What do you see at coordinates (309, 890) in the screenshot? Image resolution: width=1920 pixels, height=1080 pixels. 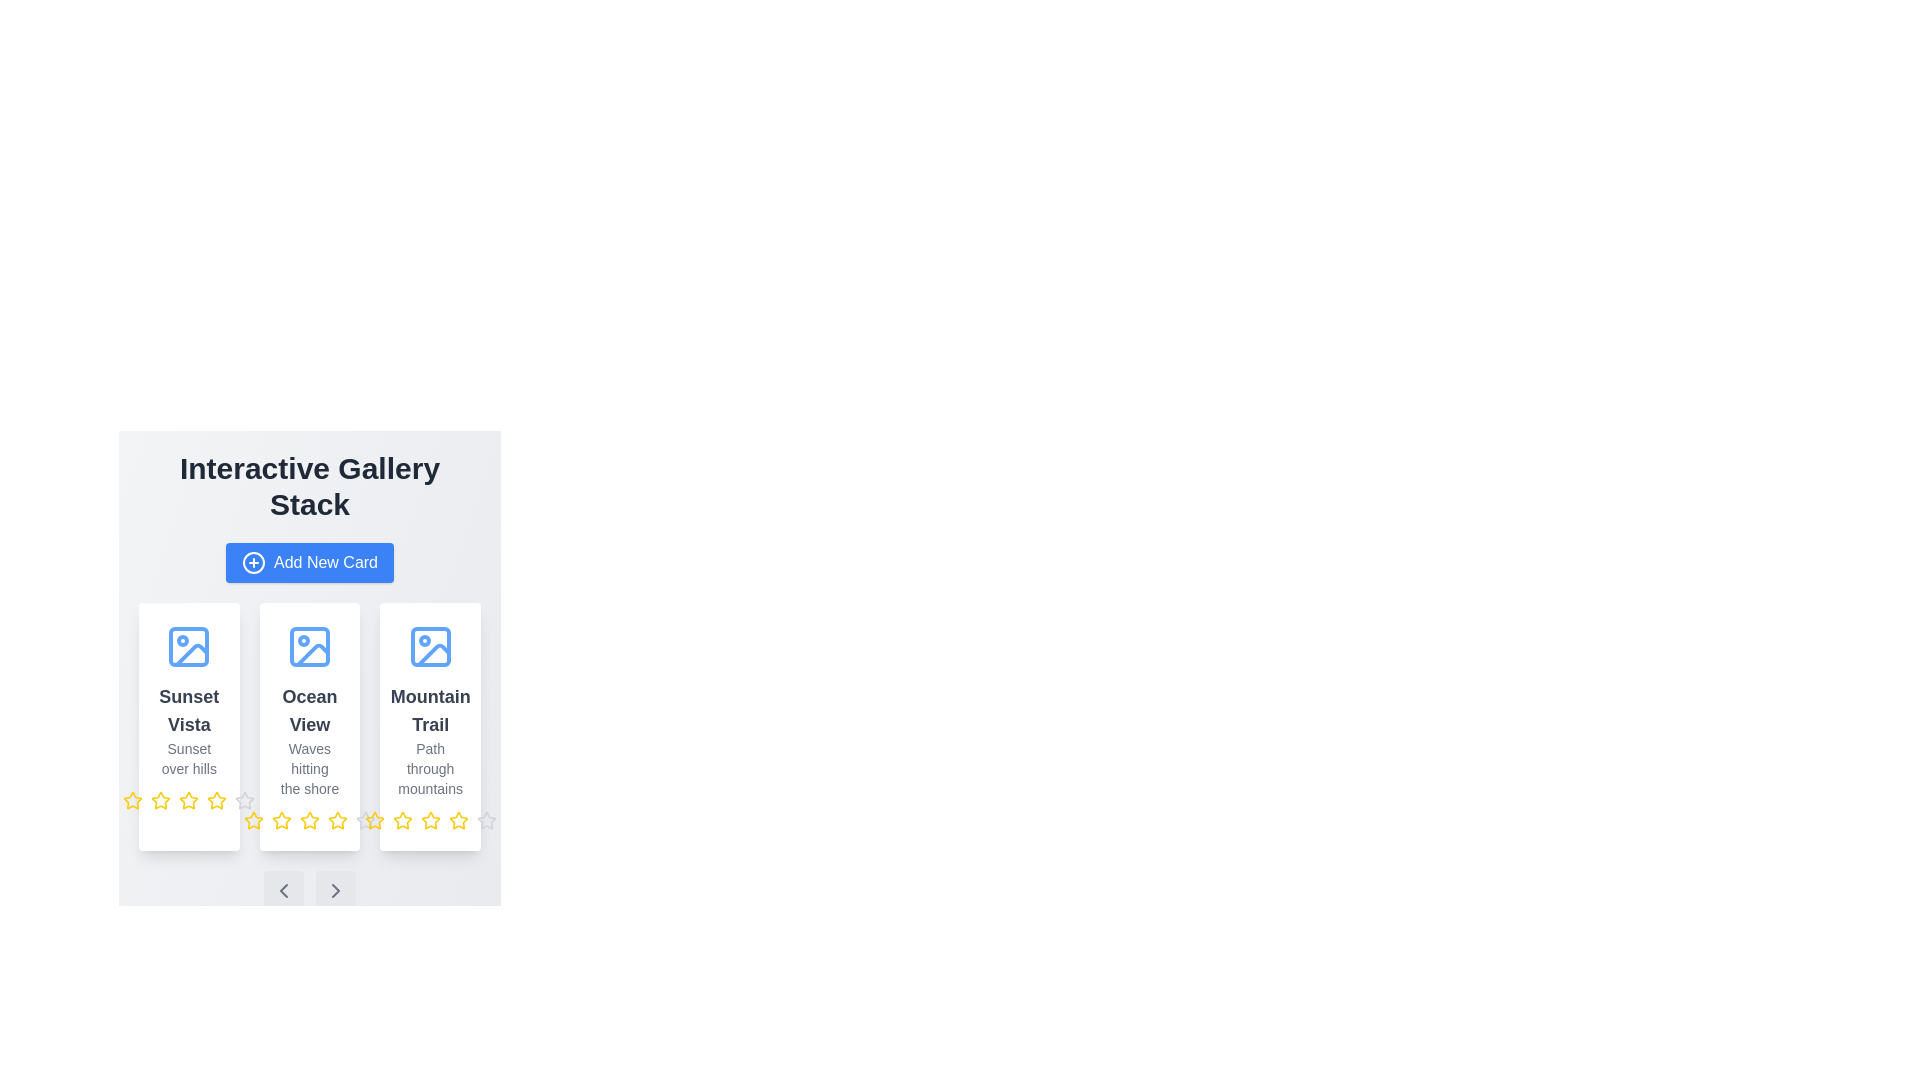 I see `the navigation controls for the carousel located at the bottom-center of the 'Interactive Gallery Stack' section` at bounding box center [309, 890].